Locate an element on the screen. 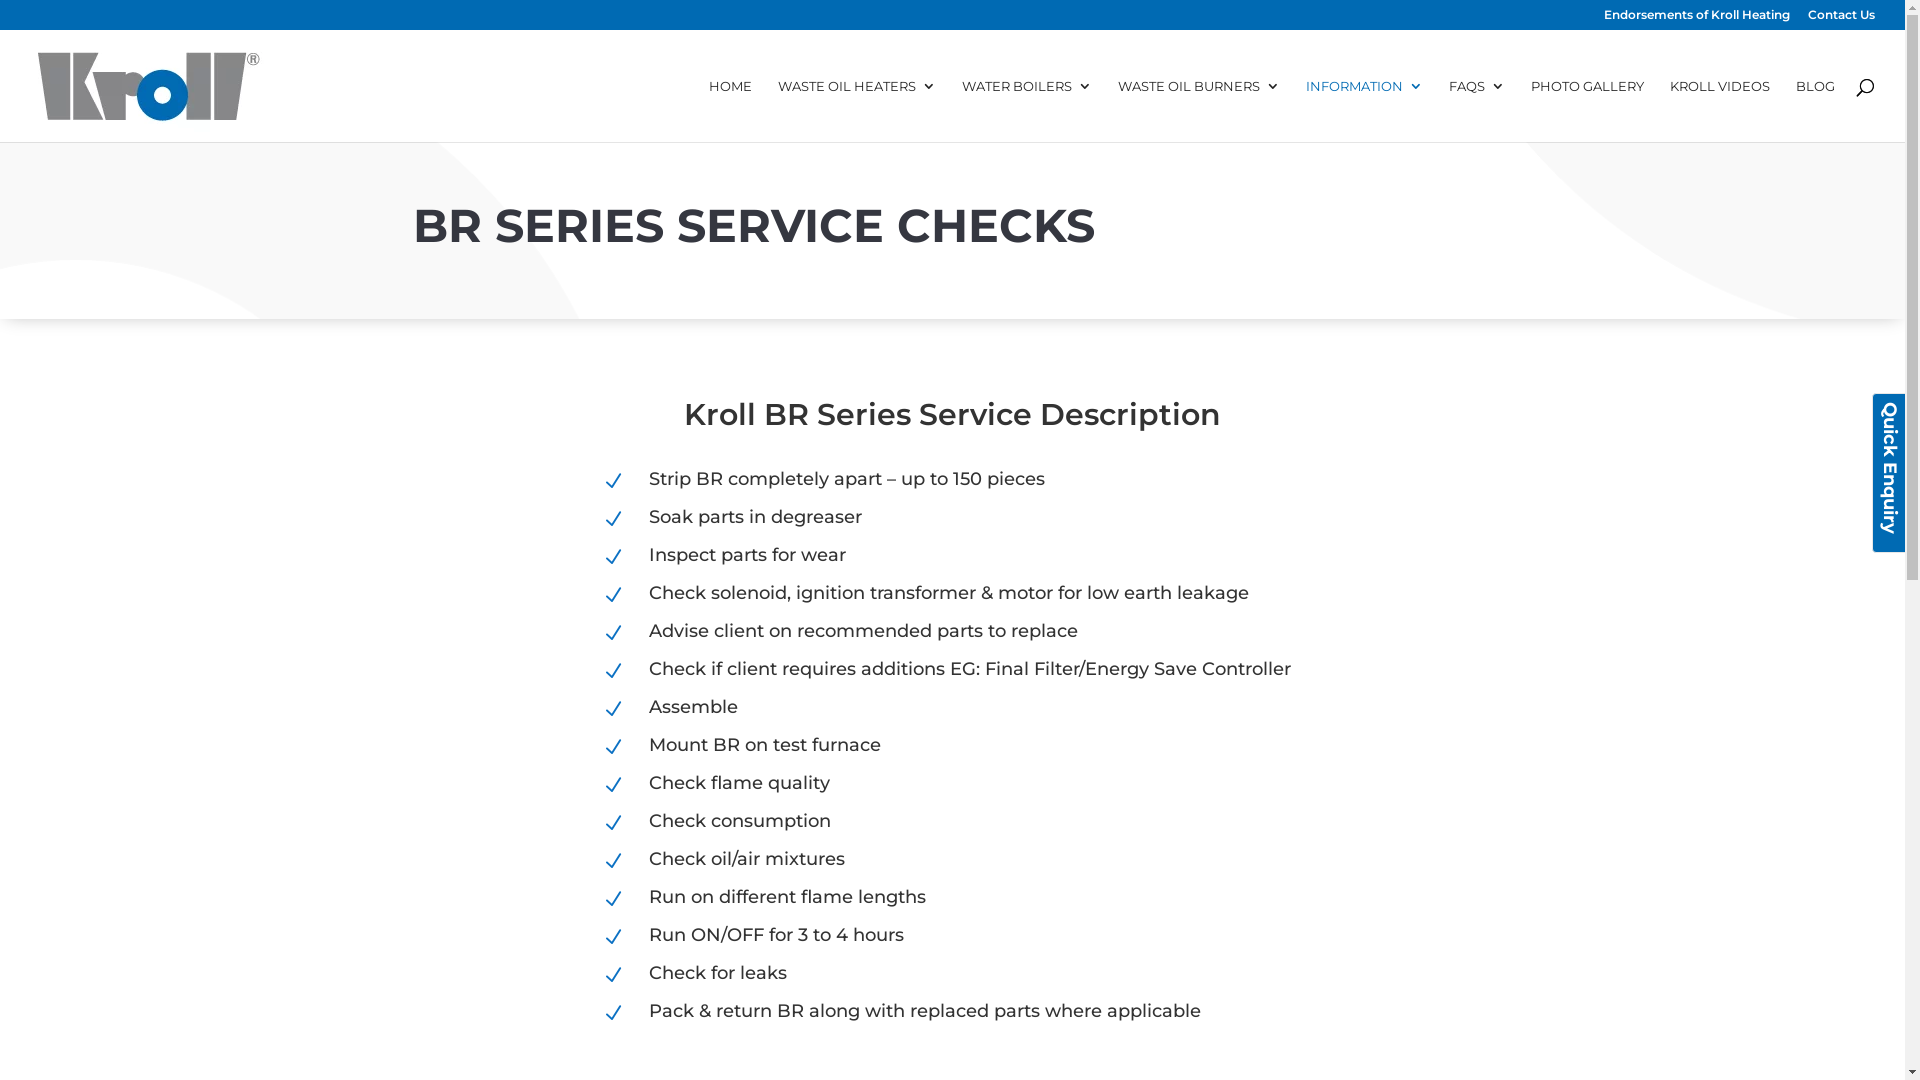 The width and height of the screenshot is (1920, 1080). 'WASTE OIL HEATERS' is located at coordinates (776, 110).